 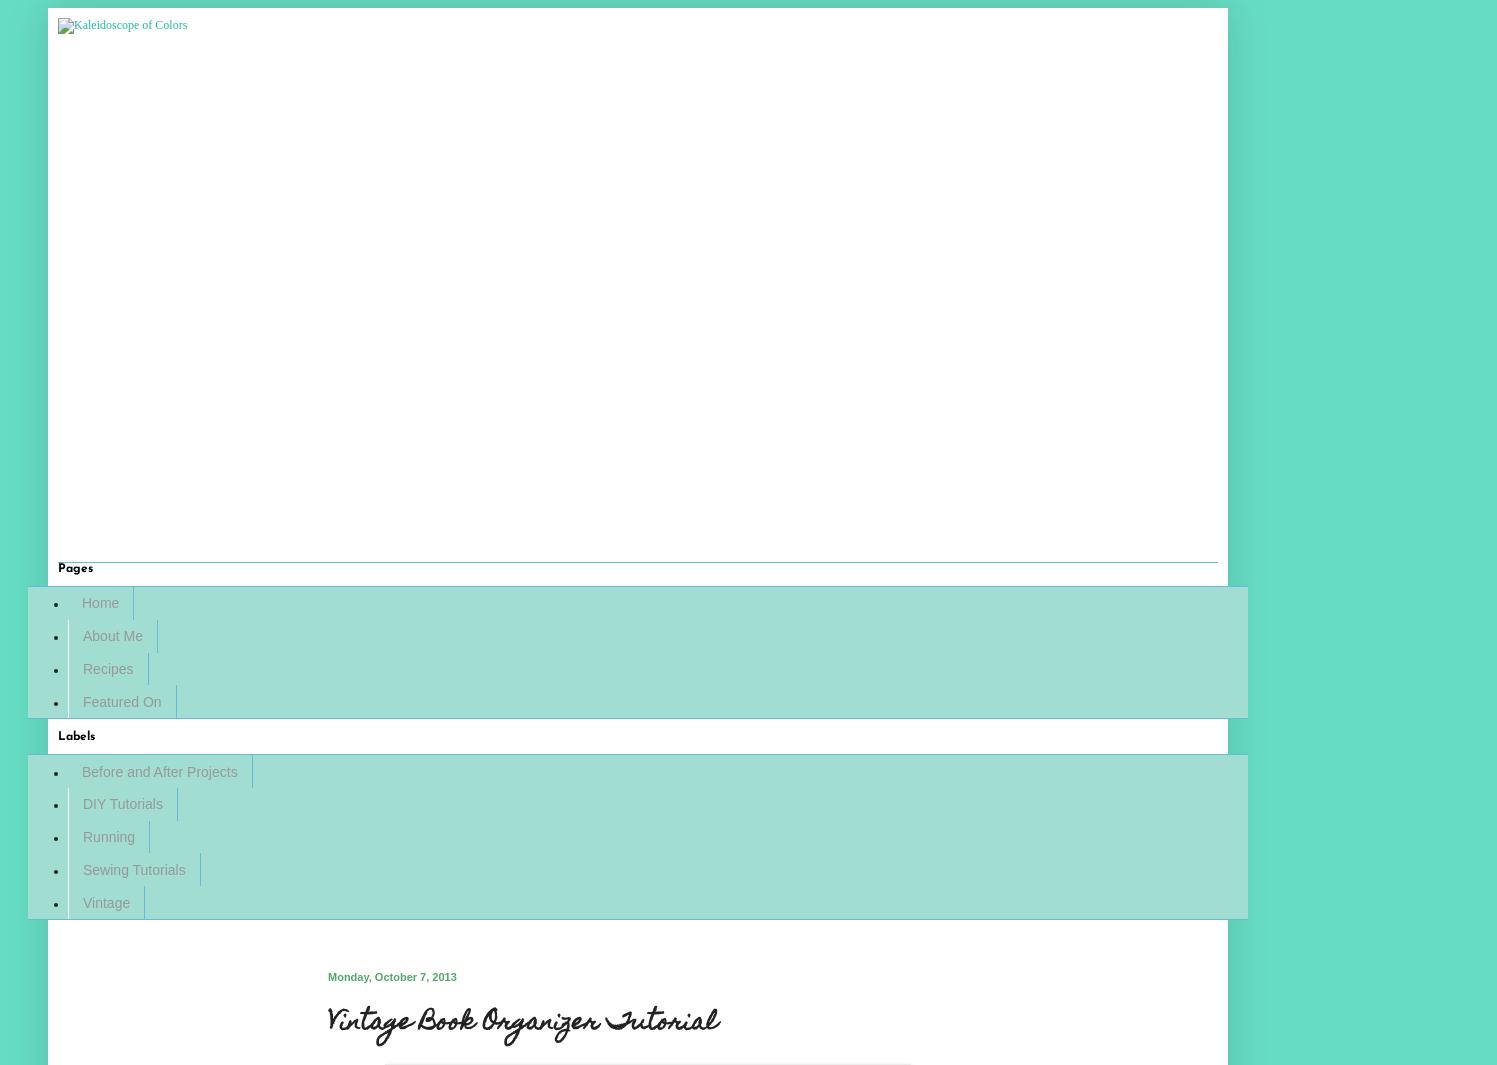 What do you see at coordinates (121, 803) in the screenshot?
I see `'DIY Tutorials'` at bounding box center [121, 803].